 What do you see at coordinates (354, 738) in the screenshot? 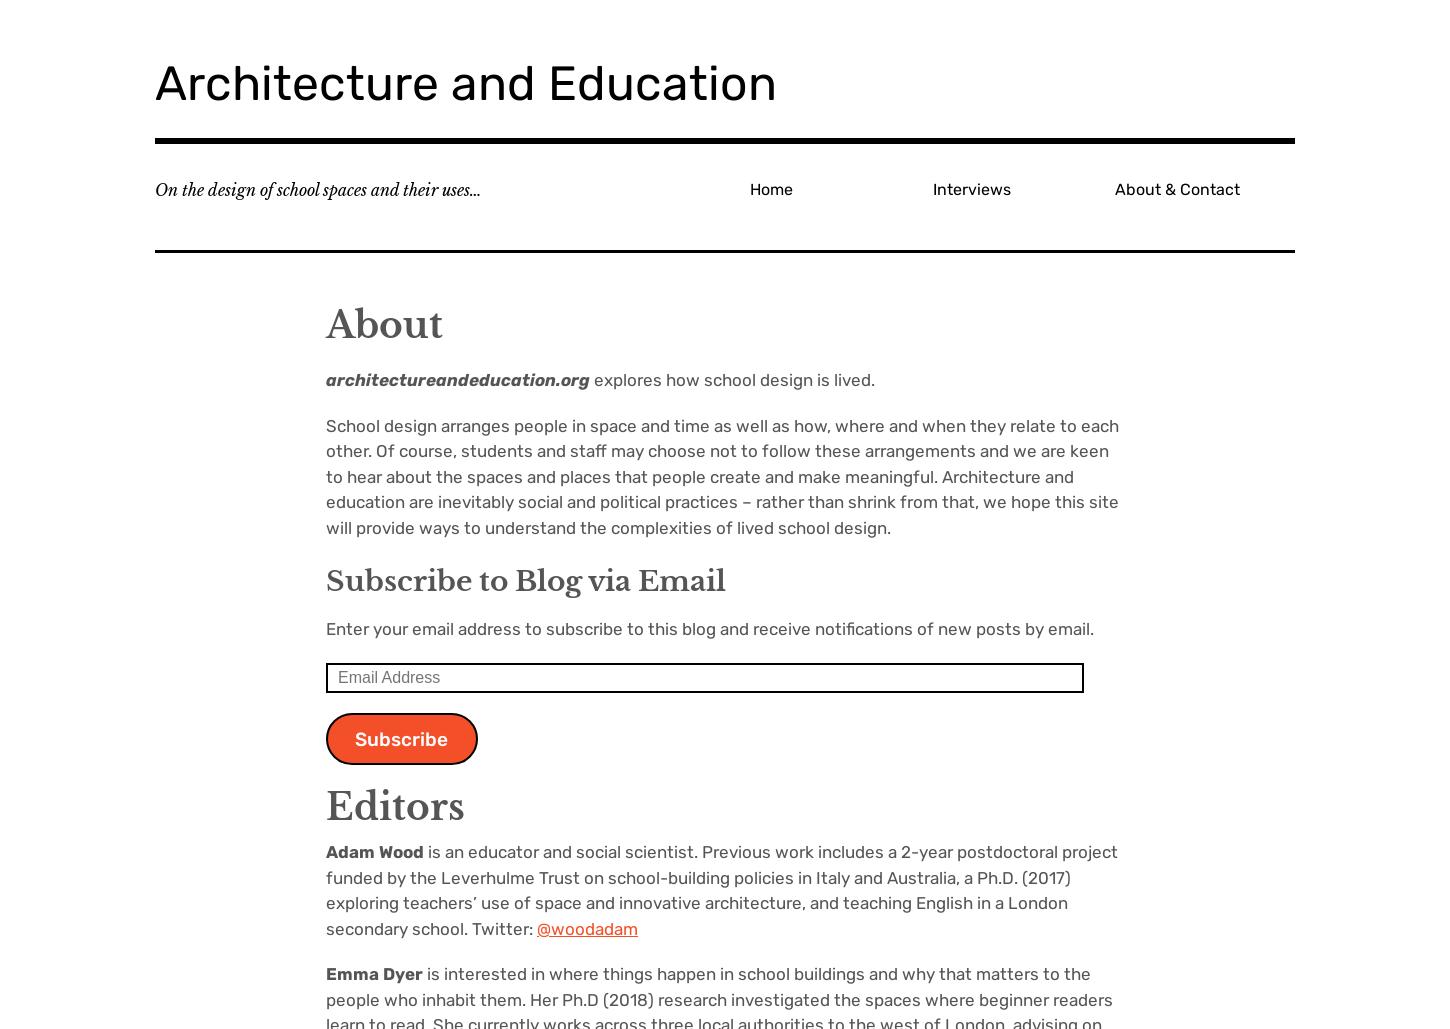
I see `'Subscribe'` at bounding box center [354, 738].